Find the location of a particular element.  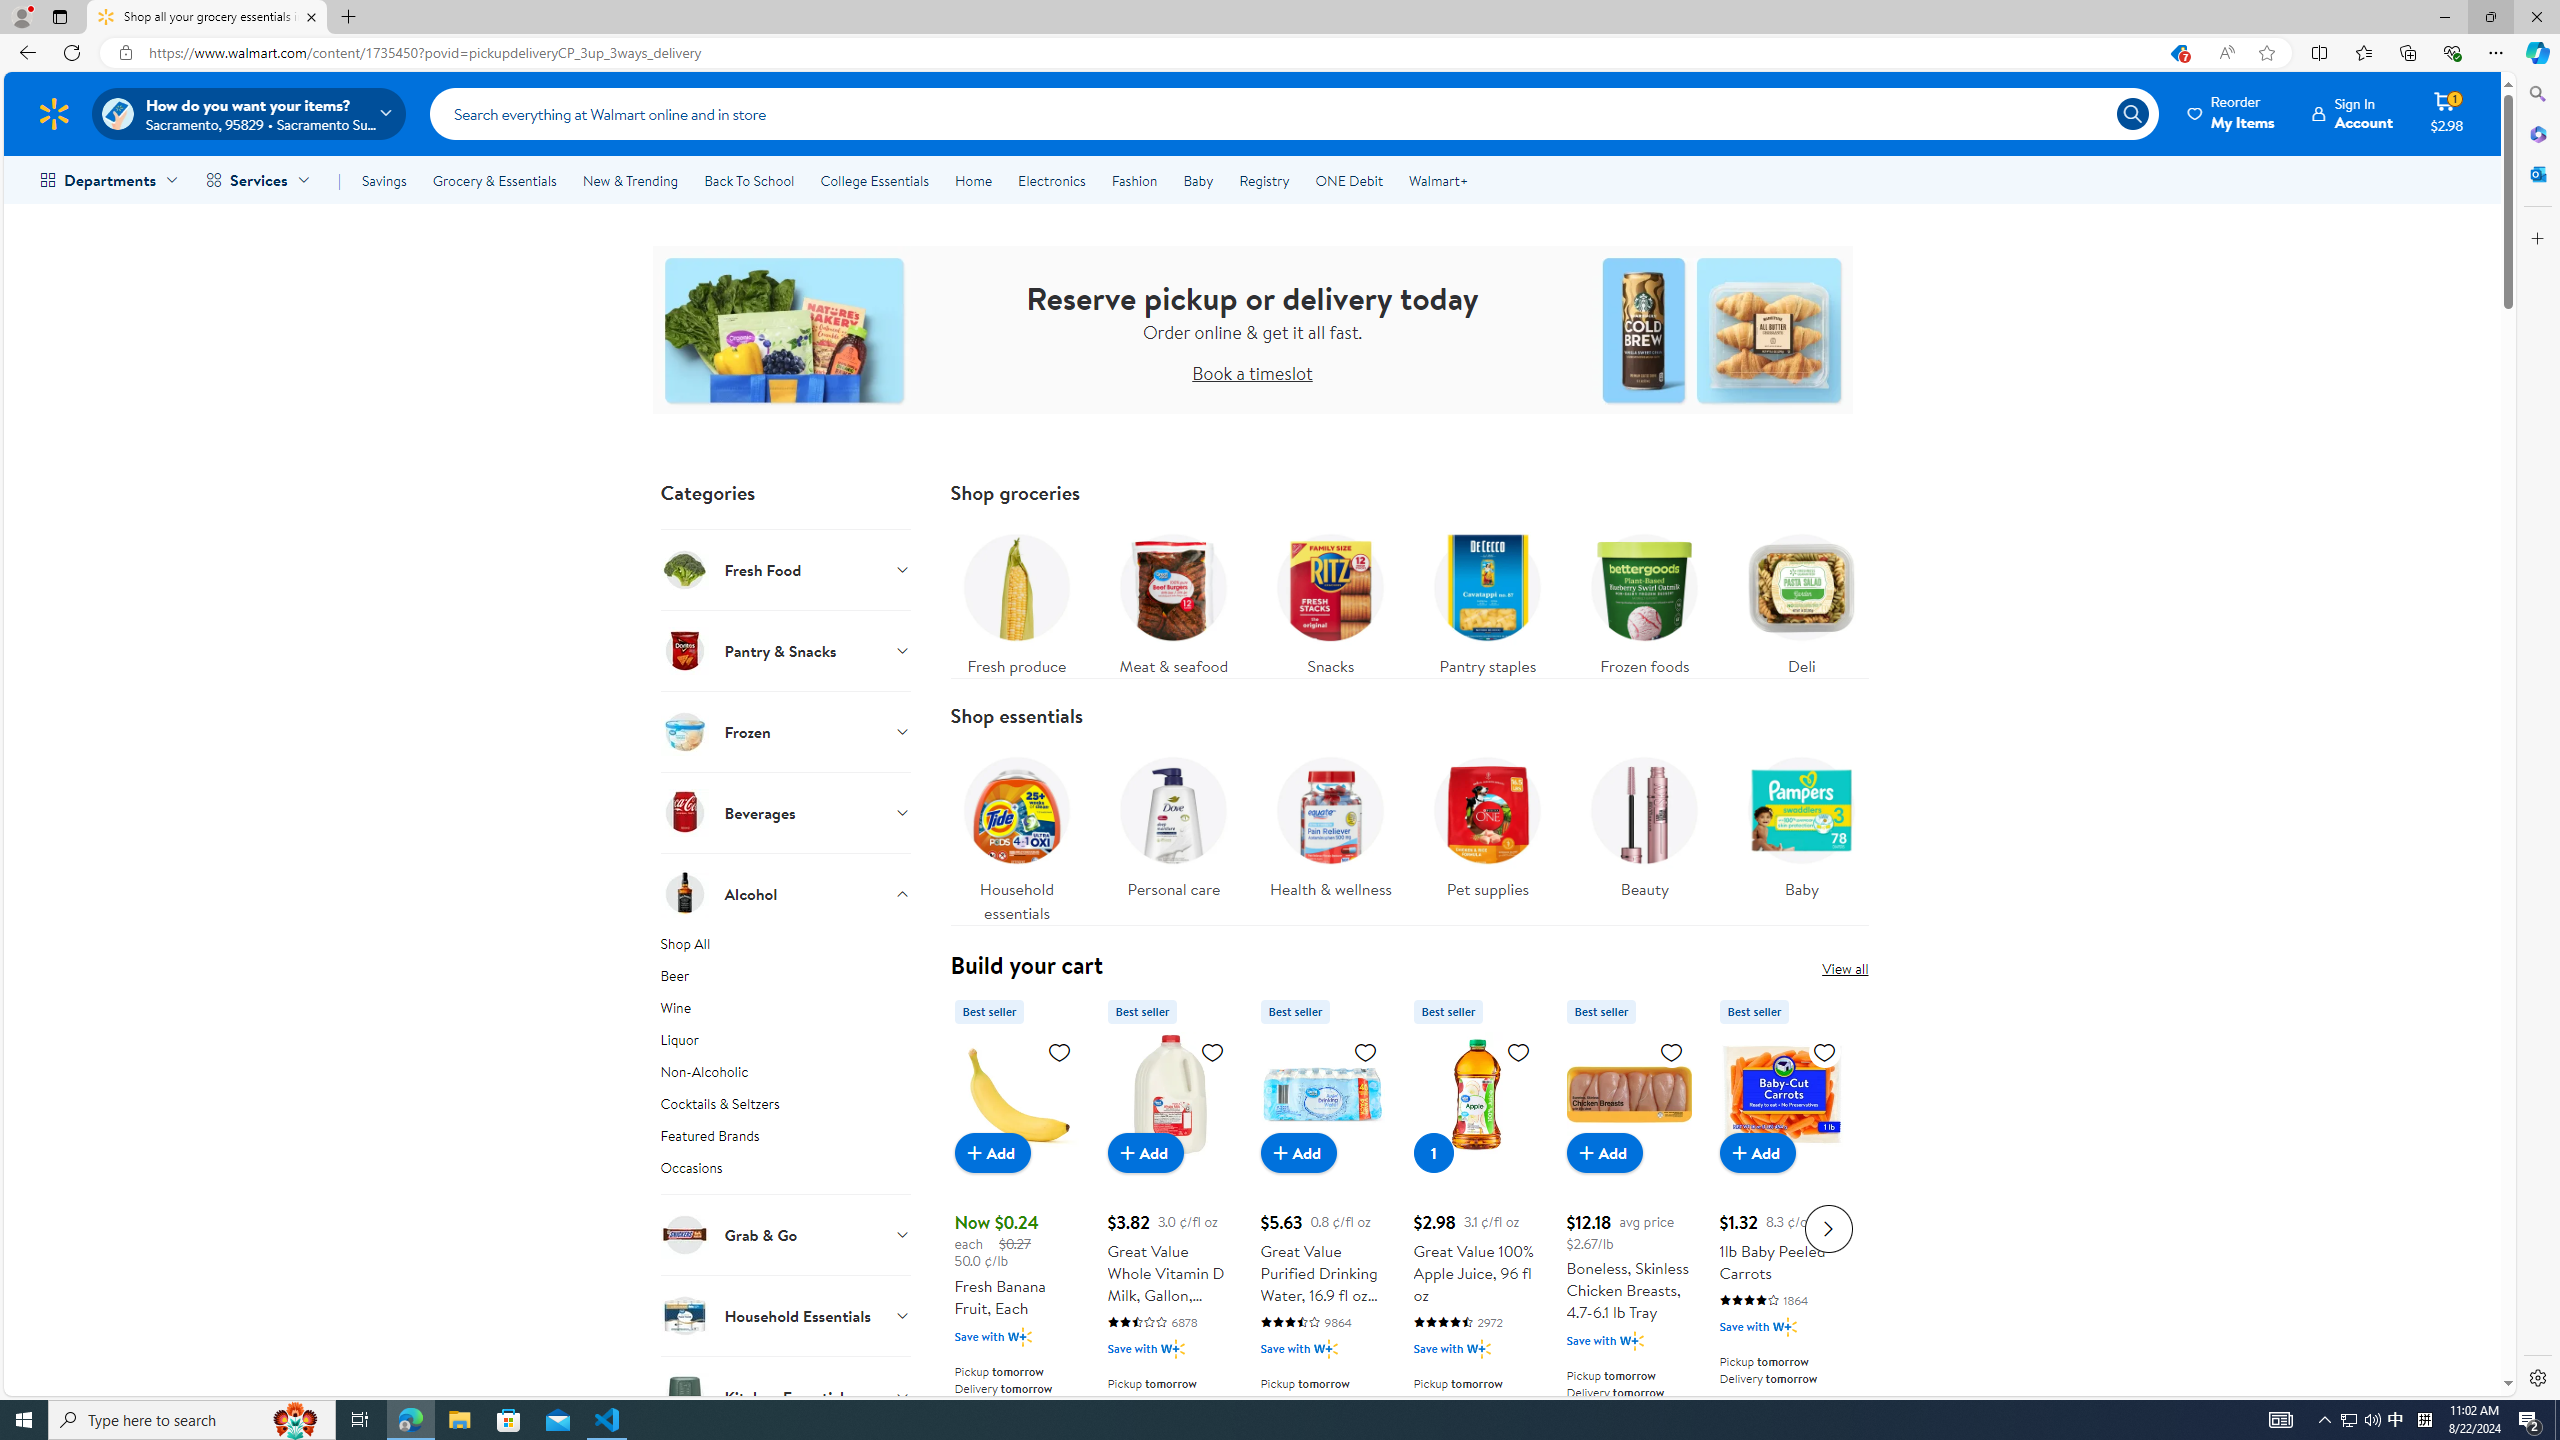

'Add to cart - 1lb Baby Peeled Carrots' is located at coordinates (1756, 1152).